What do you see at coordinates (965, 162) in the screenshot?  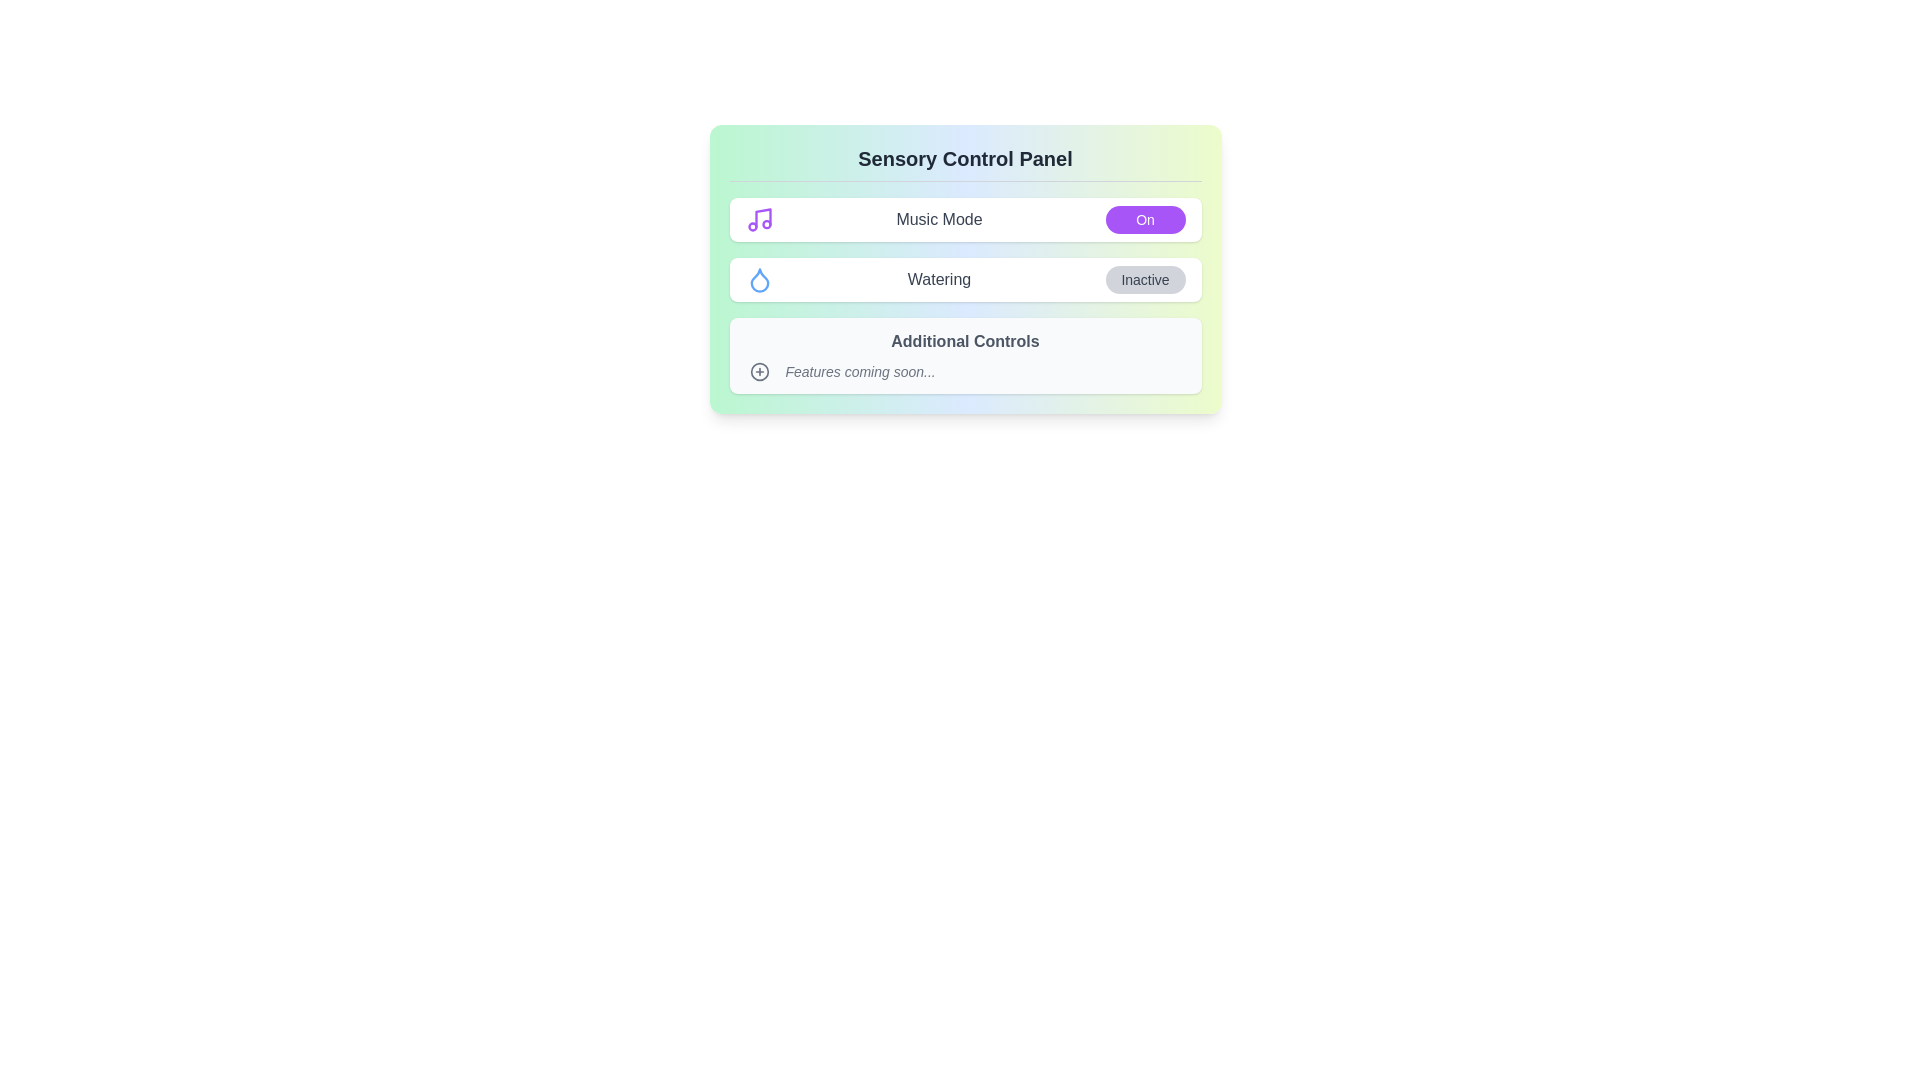 I see `text content of the header displaying 'Sensory Control Panel', which is a bold, large, dark gray text aligned centrally and underlined` at bounding box center [965, 162].